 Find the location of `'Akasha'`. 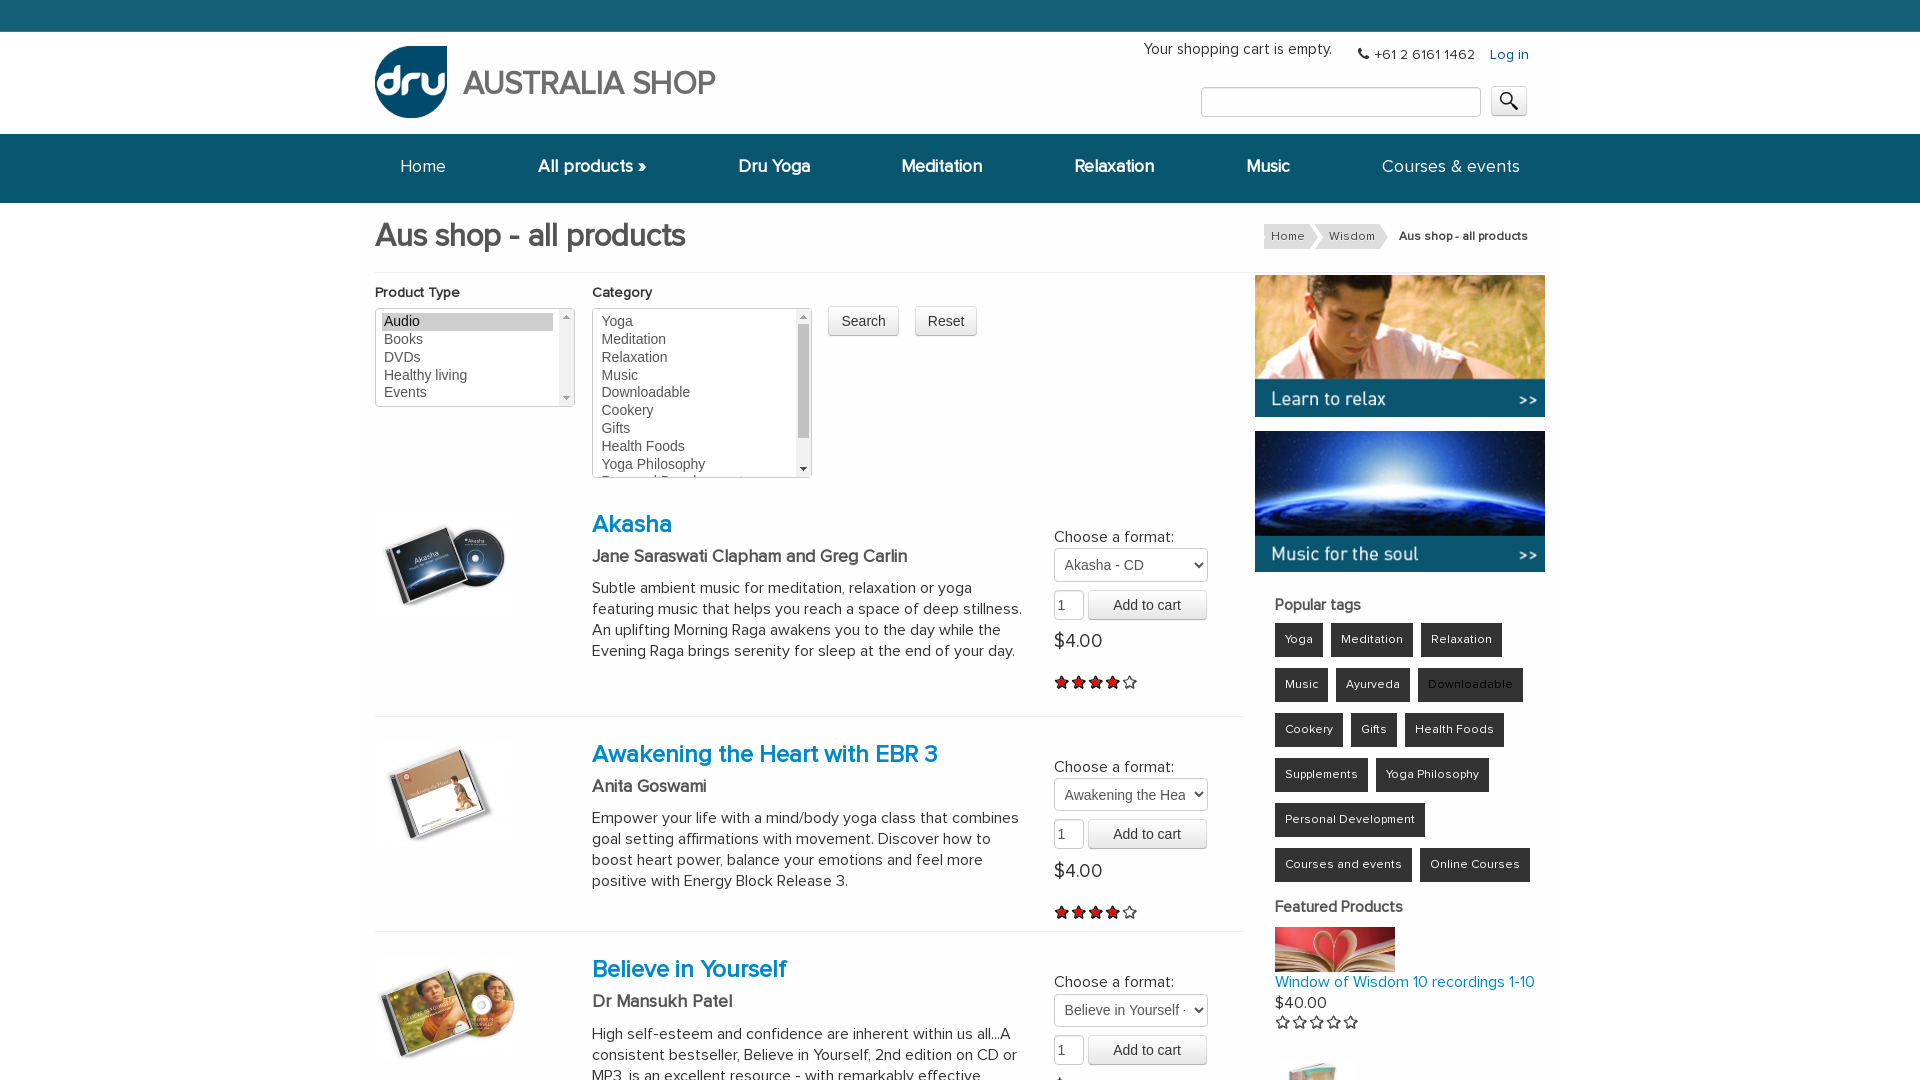

'Akasha' is located at coordinates (631, 523).